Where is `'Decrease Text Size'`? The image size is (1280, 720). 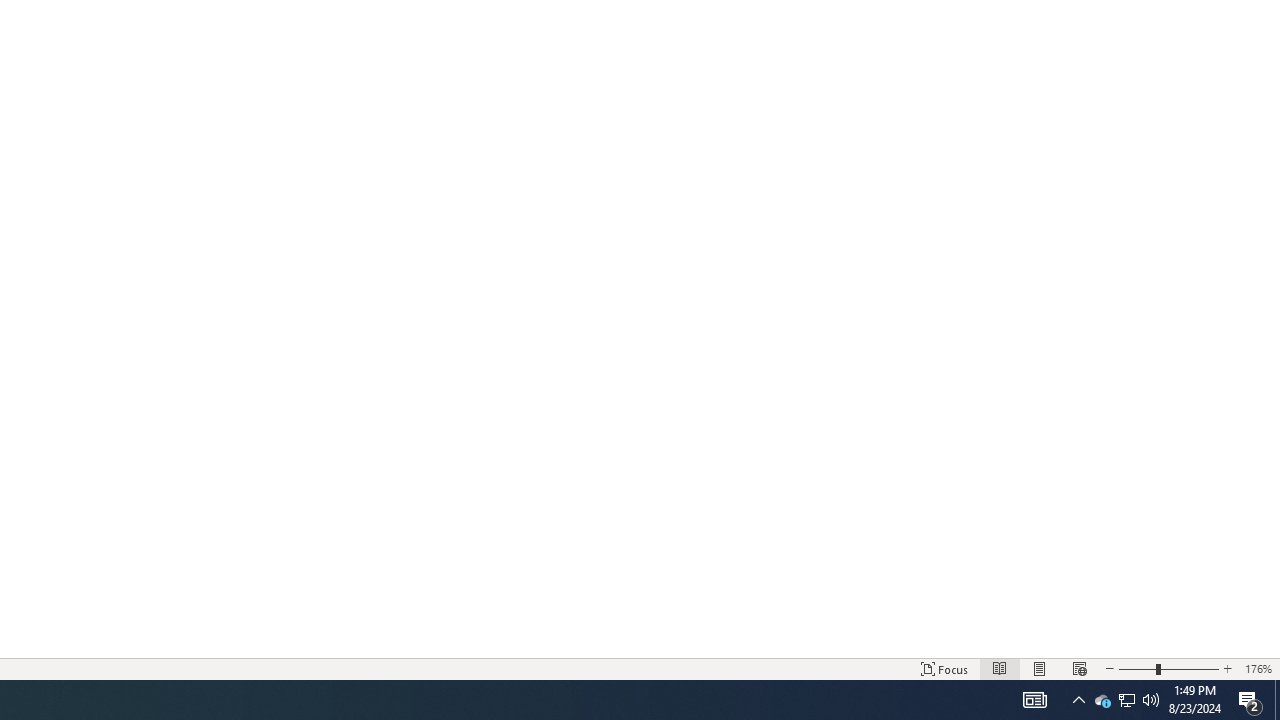 'Decrease Text Size' is located at coordinates (1108, 669).